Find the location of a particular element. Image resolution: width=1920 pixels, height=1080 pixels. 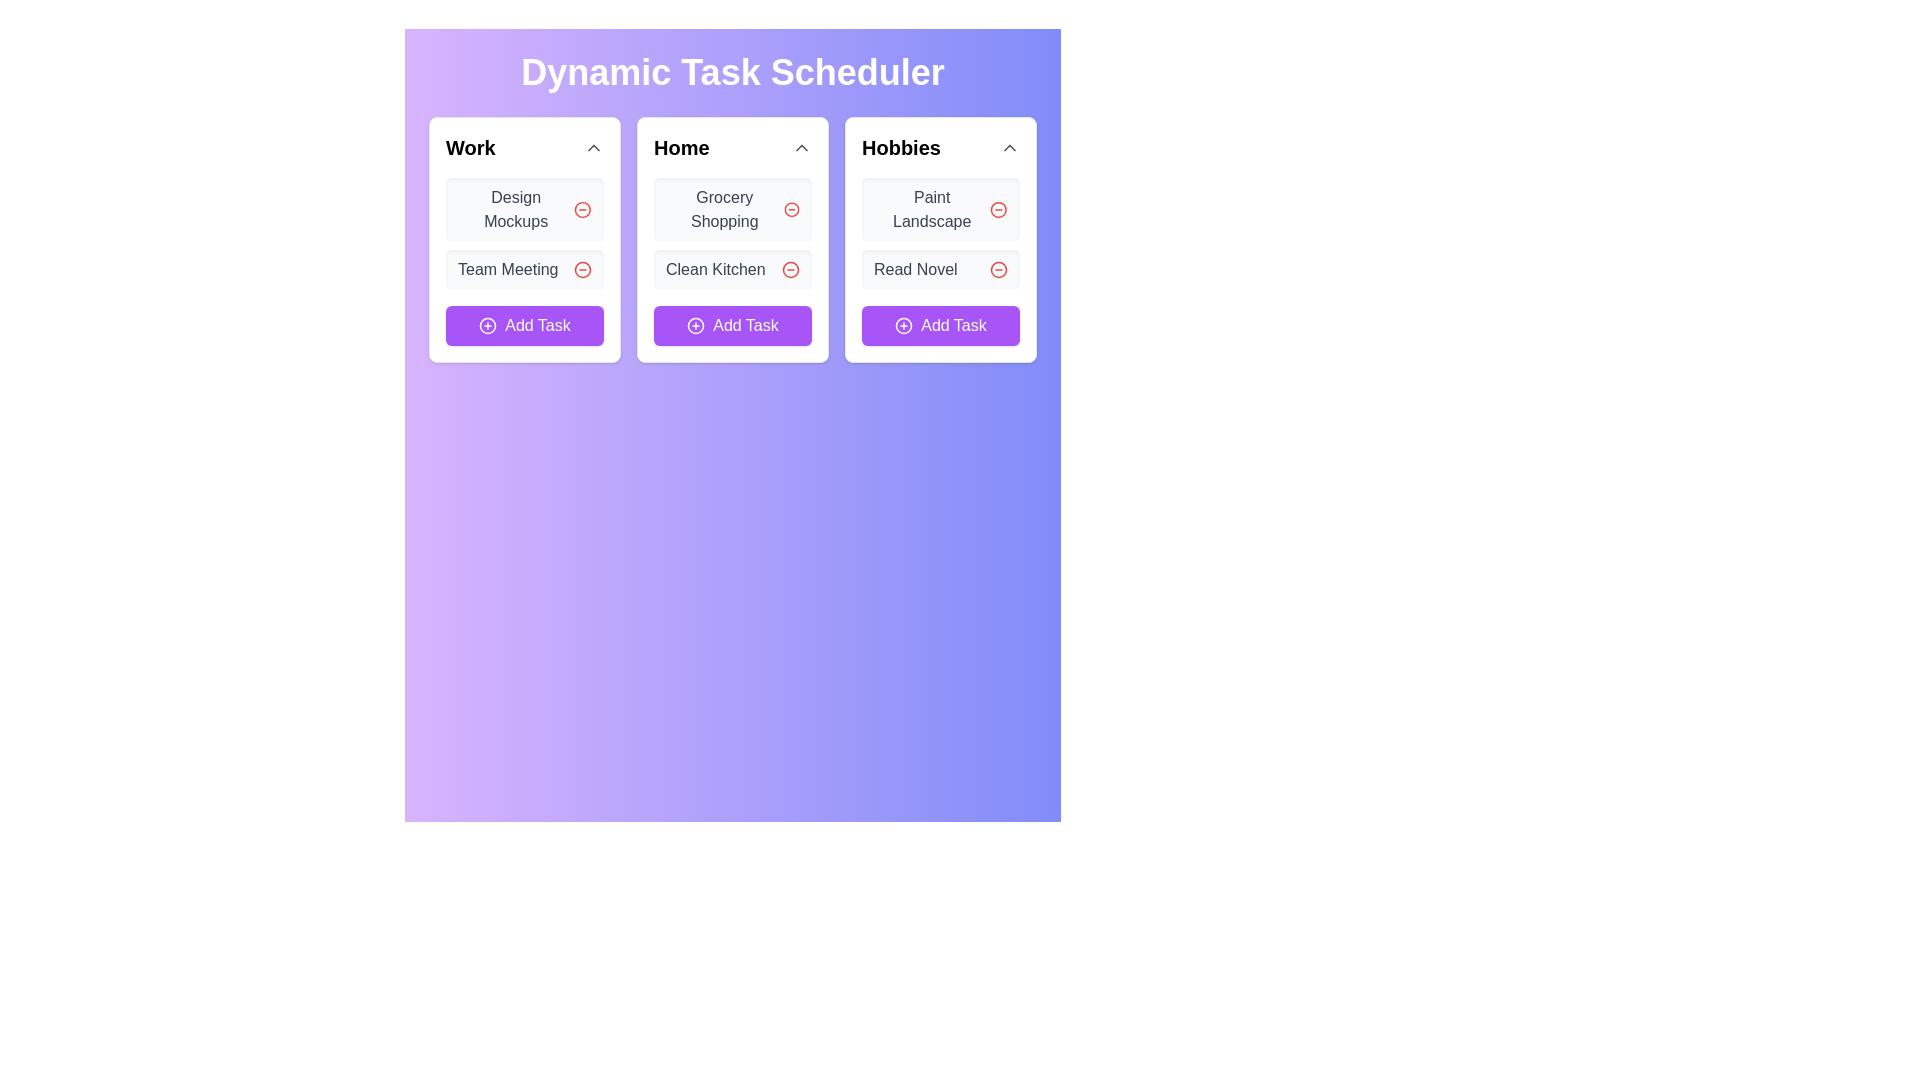

the arrow icon in the top-right corner of the 'Work' card header is located at coordinates (593, 146).